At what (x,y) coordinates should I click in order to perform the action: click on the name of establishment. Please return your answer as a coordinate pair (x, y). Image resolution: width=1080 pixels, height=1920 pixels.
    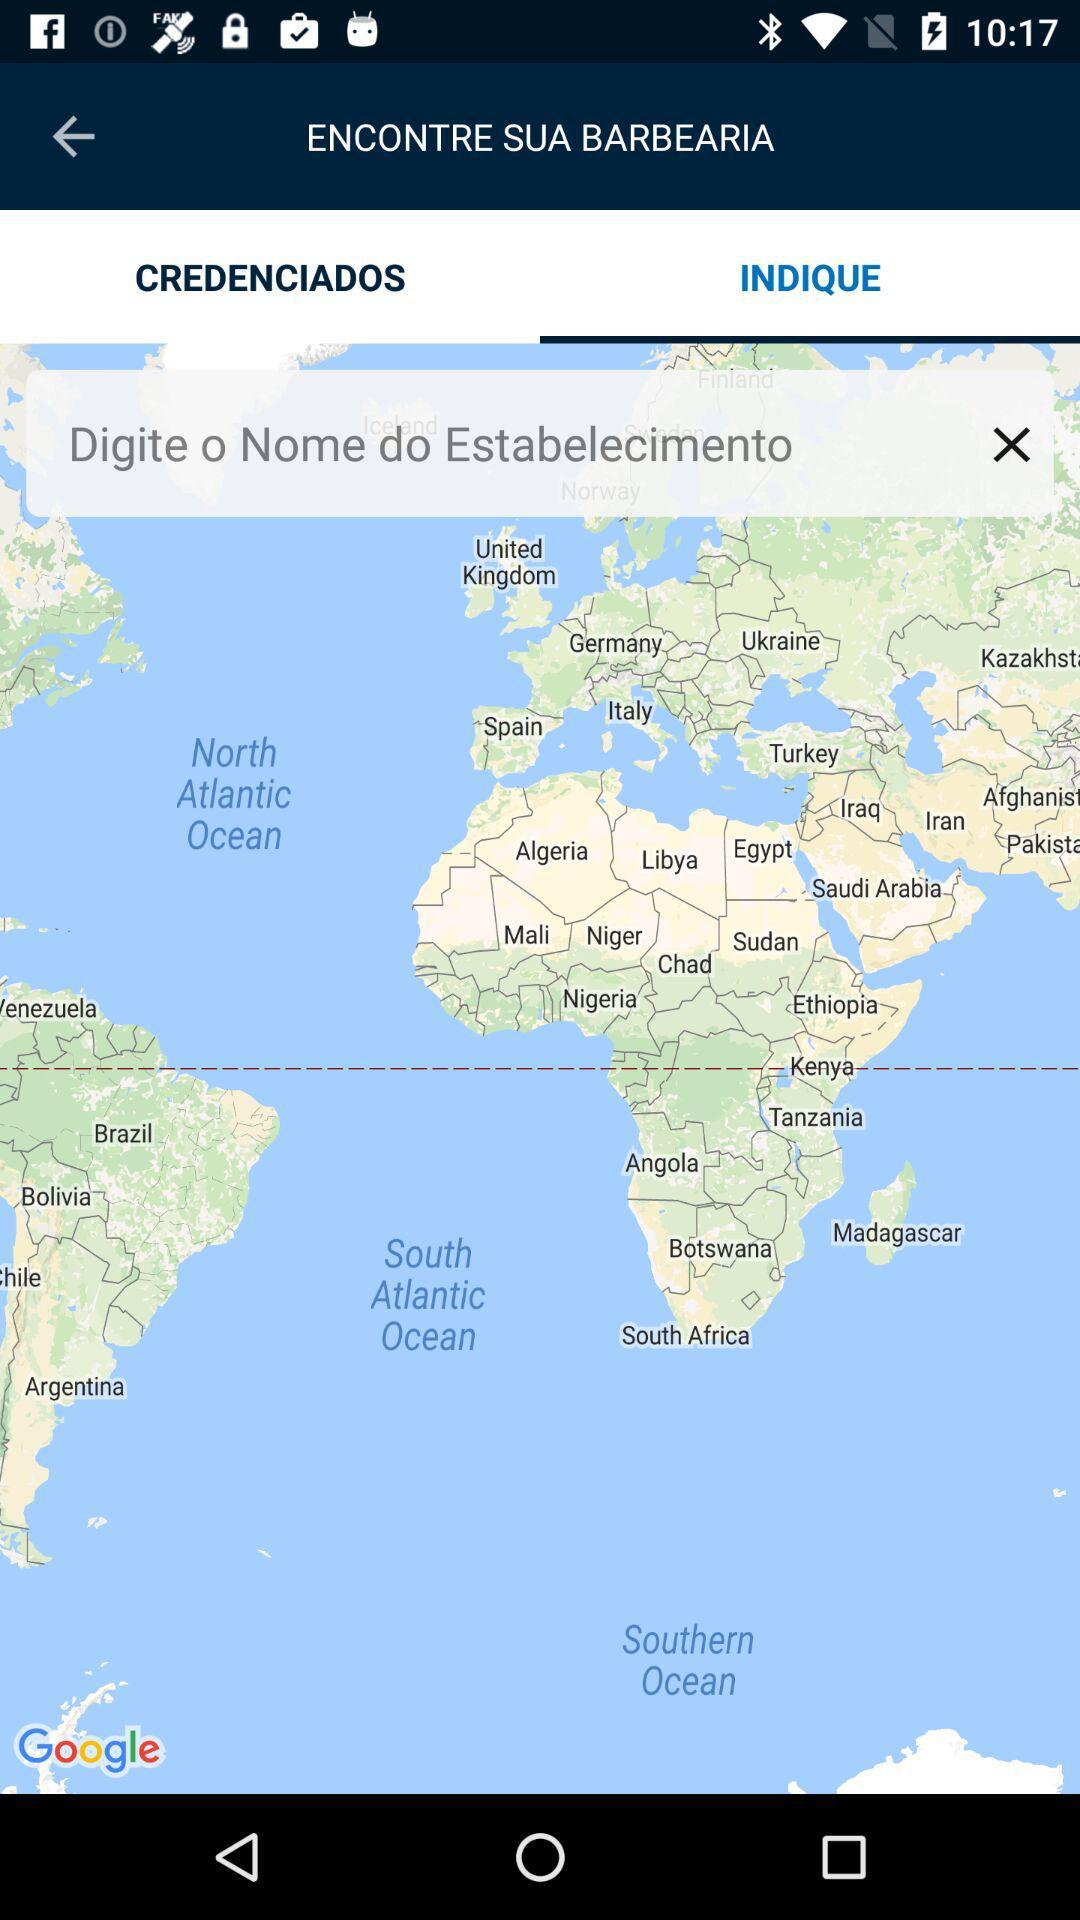
    Looking at the image, I should click on (523, 442).